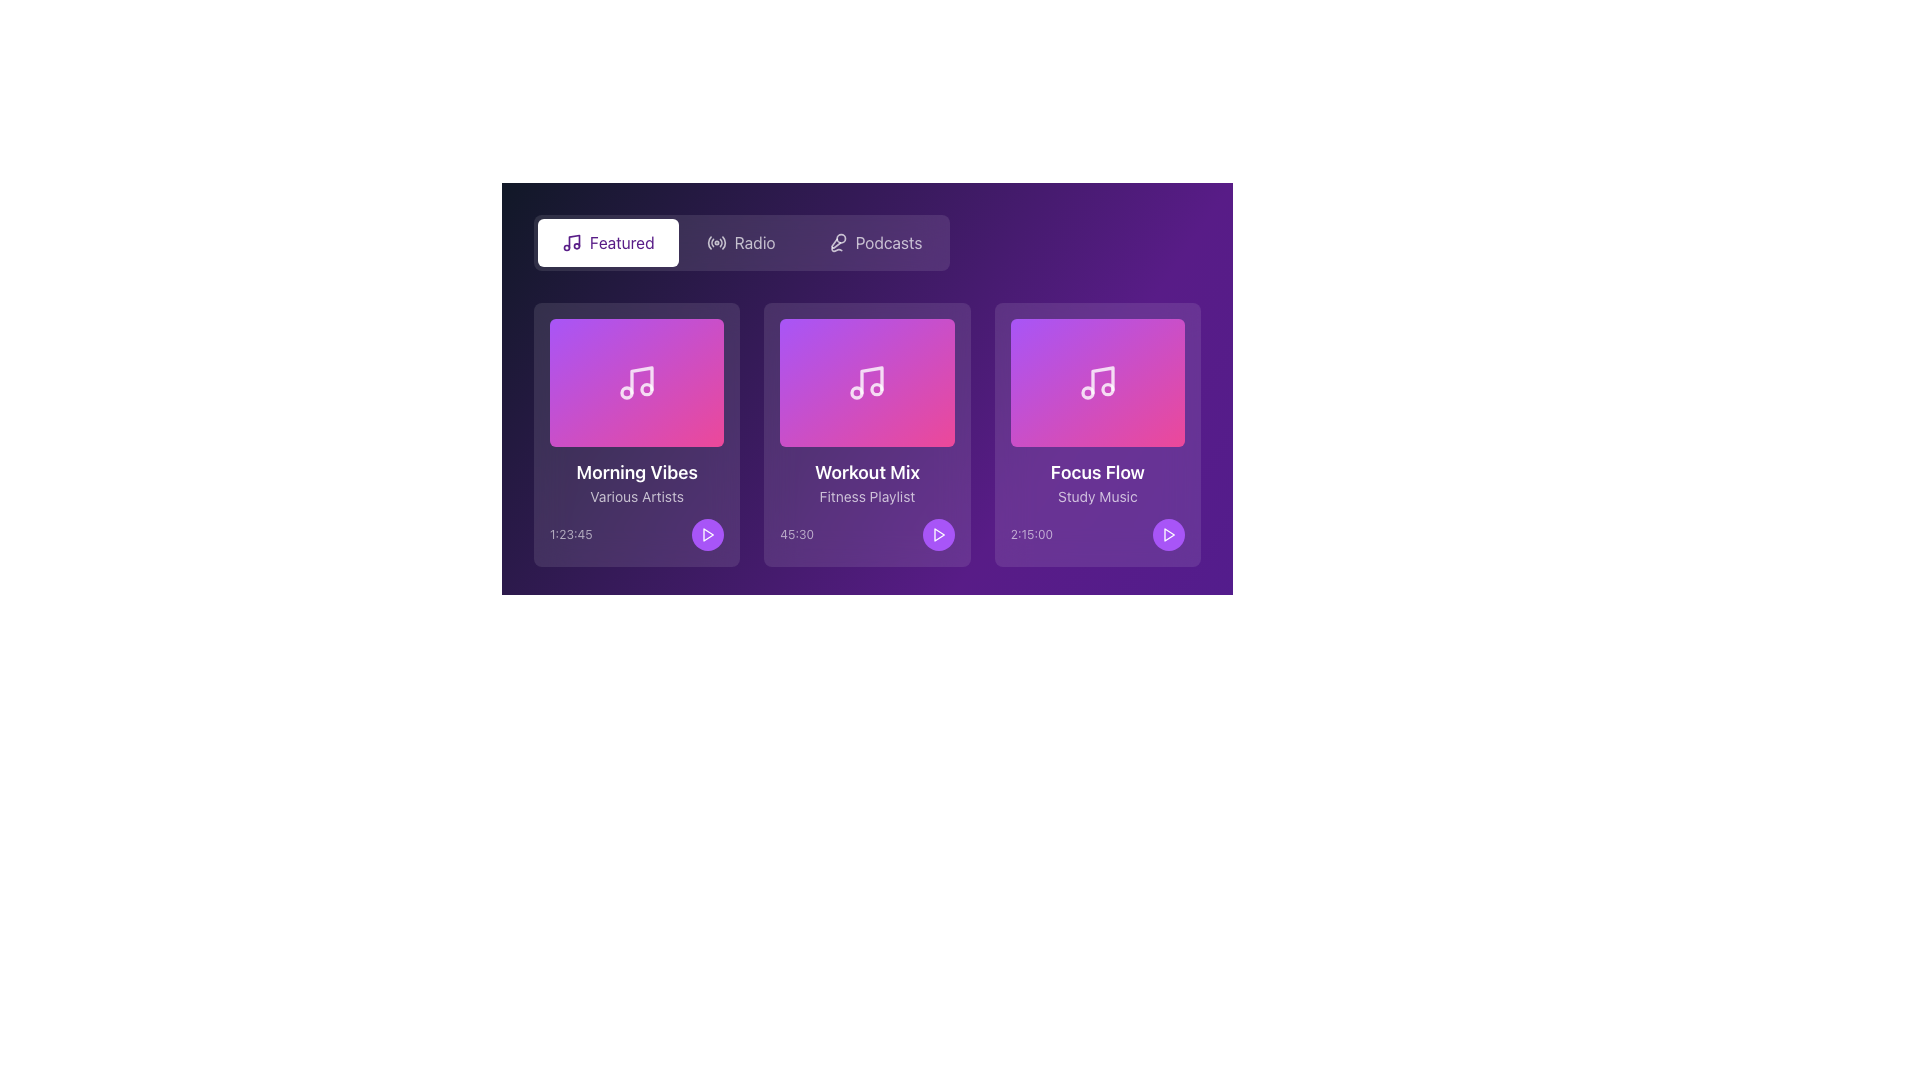 The height and width of the screenshot is (1080, 1920). What do you see at coordinates (709, 534) in the screenshot?
I see `the triangular play icon with a white stroke on a purple circular button located at the bottom-right corner of the 'Morning Vibes' album card to play the associated music` at bounding box center [709, 534].